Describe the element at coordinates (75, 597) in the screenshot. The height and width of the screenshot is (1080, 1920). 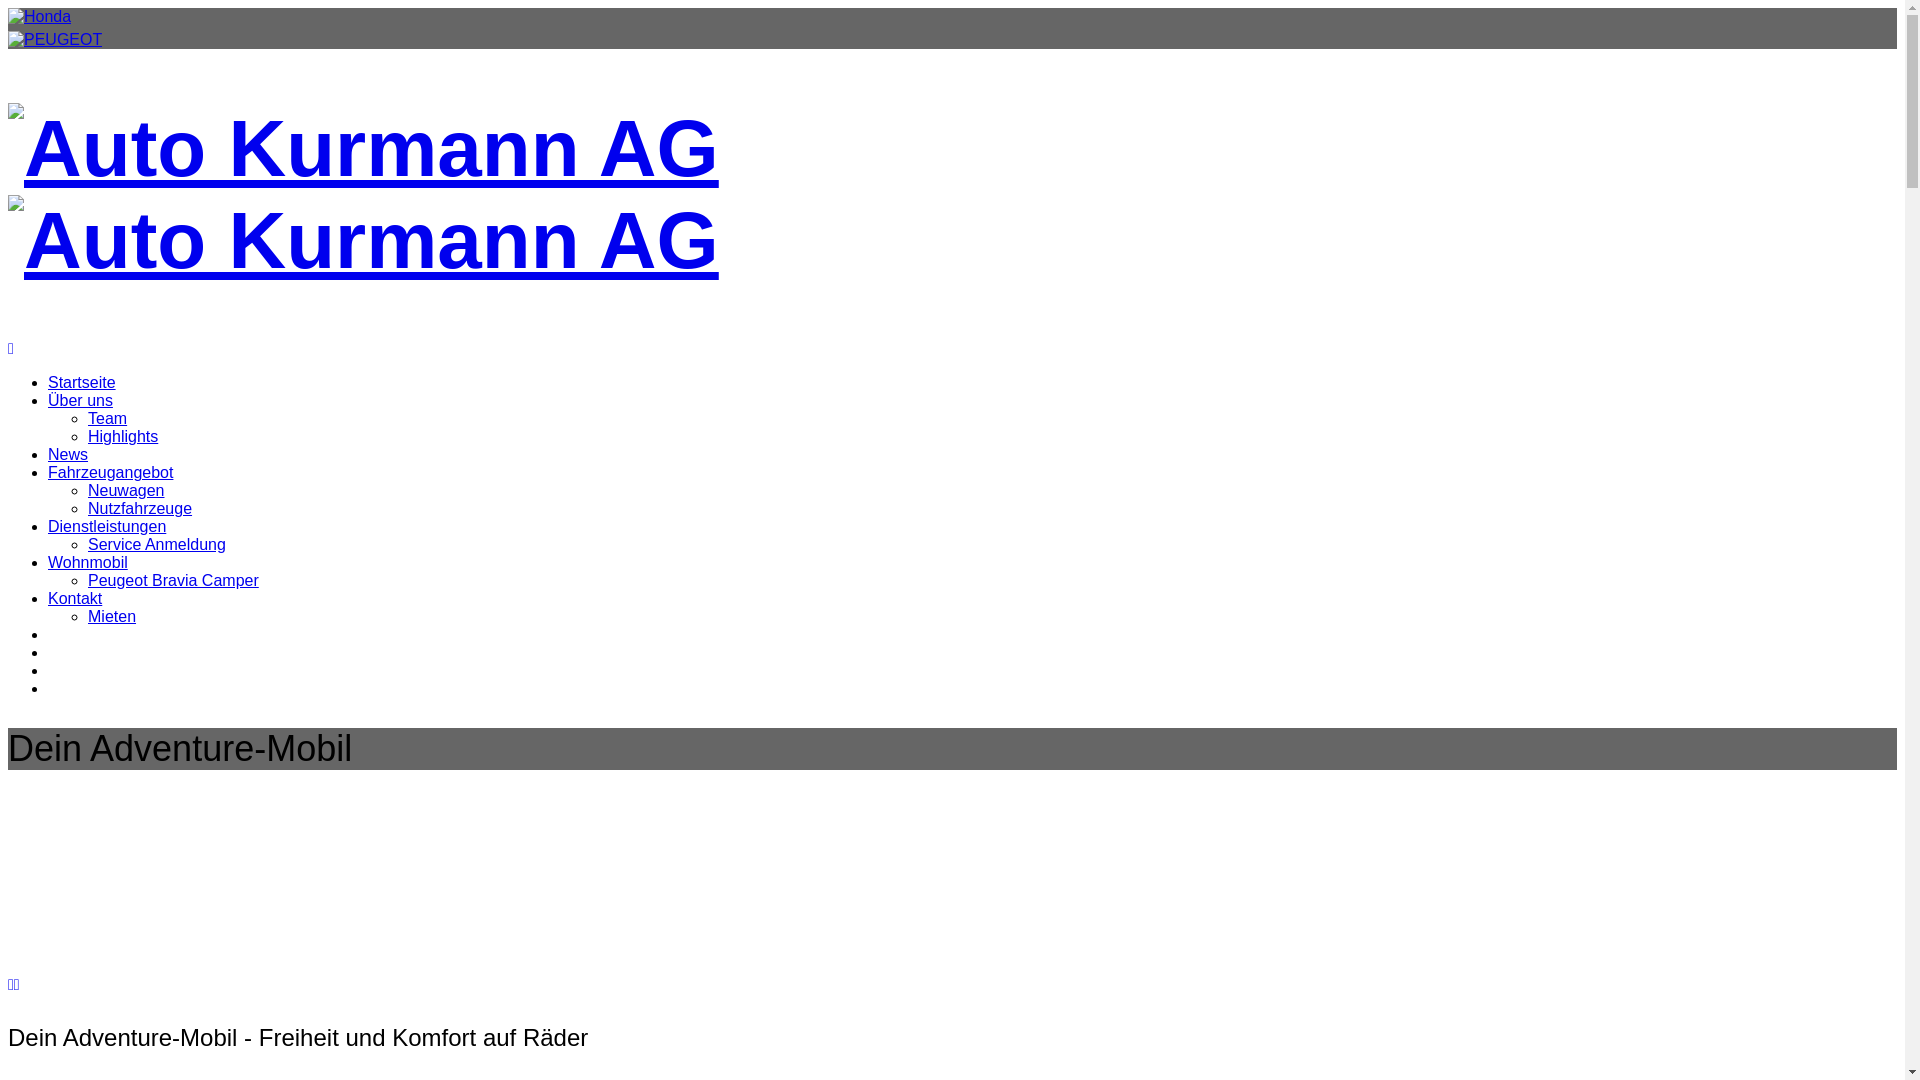
I see `'Kontakt'` at that location.